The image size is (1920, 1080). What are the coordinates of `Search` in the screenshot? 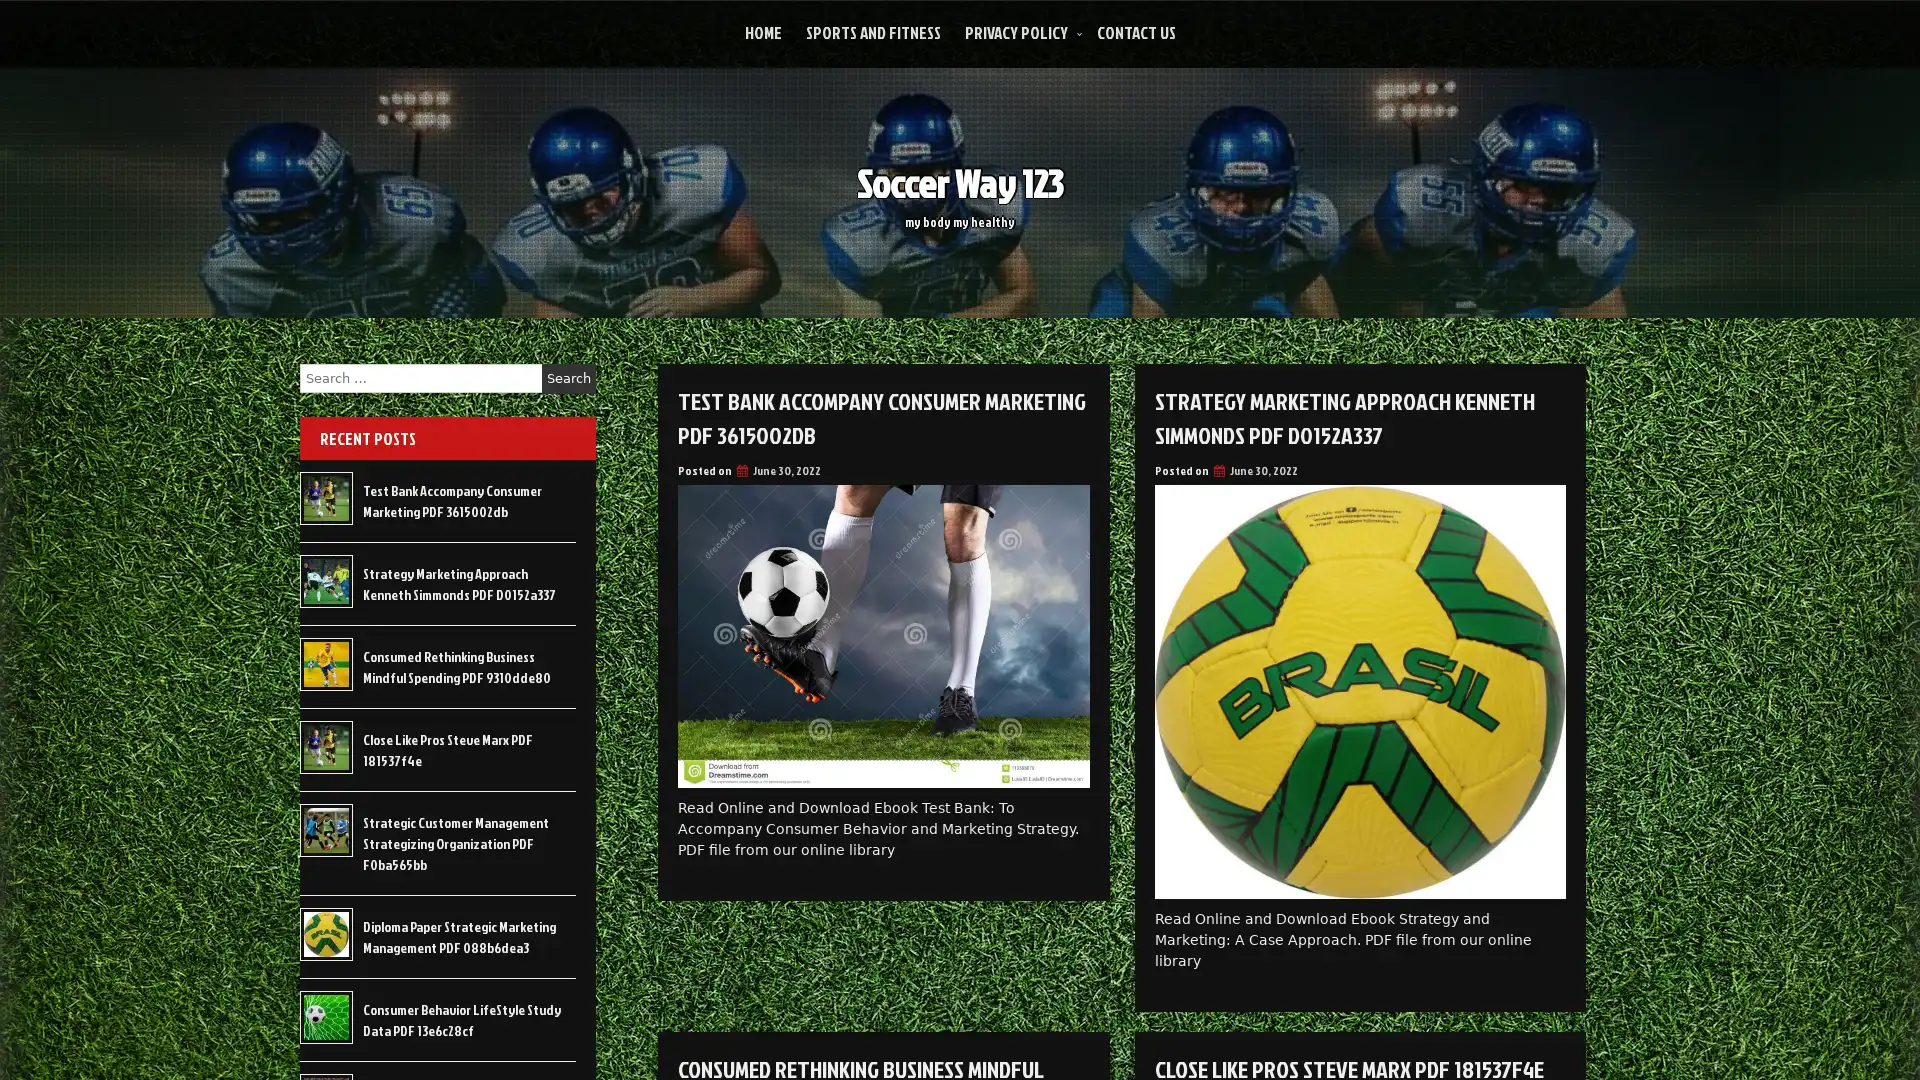 It's located at (568, 378).